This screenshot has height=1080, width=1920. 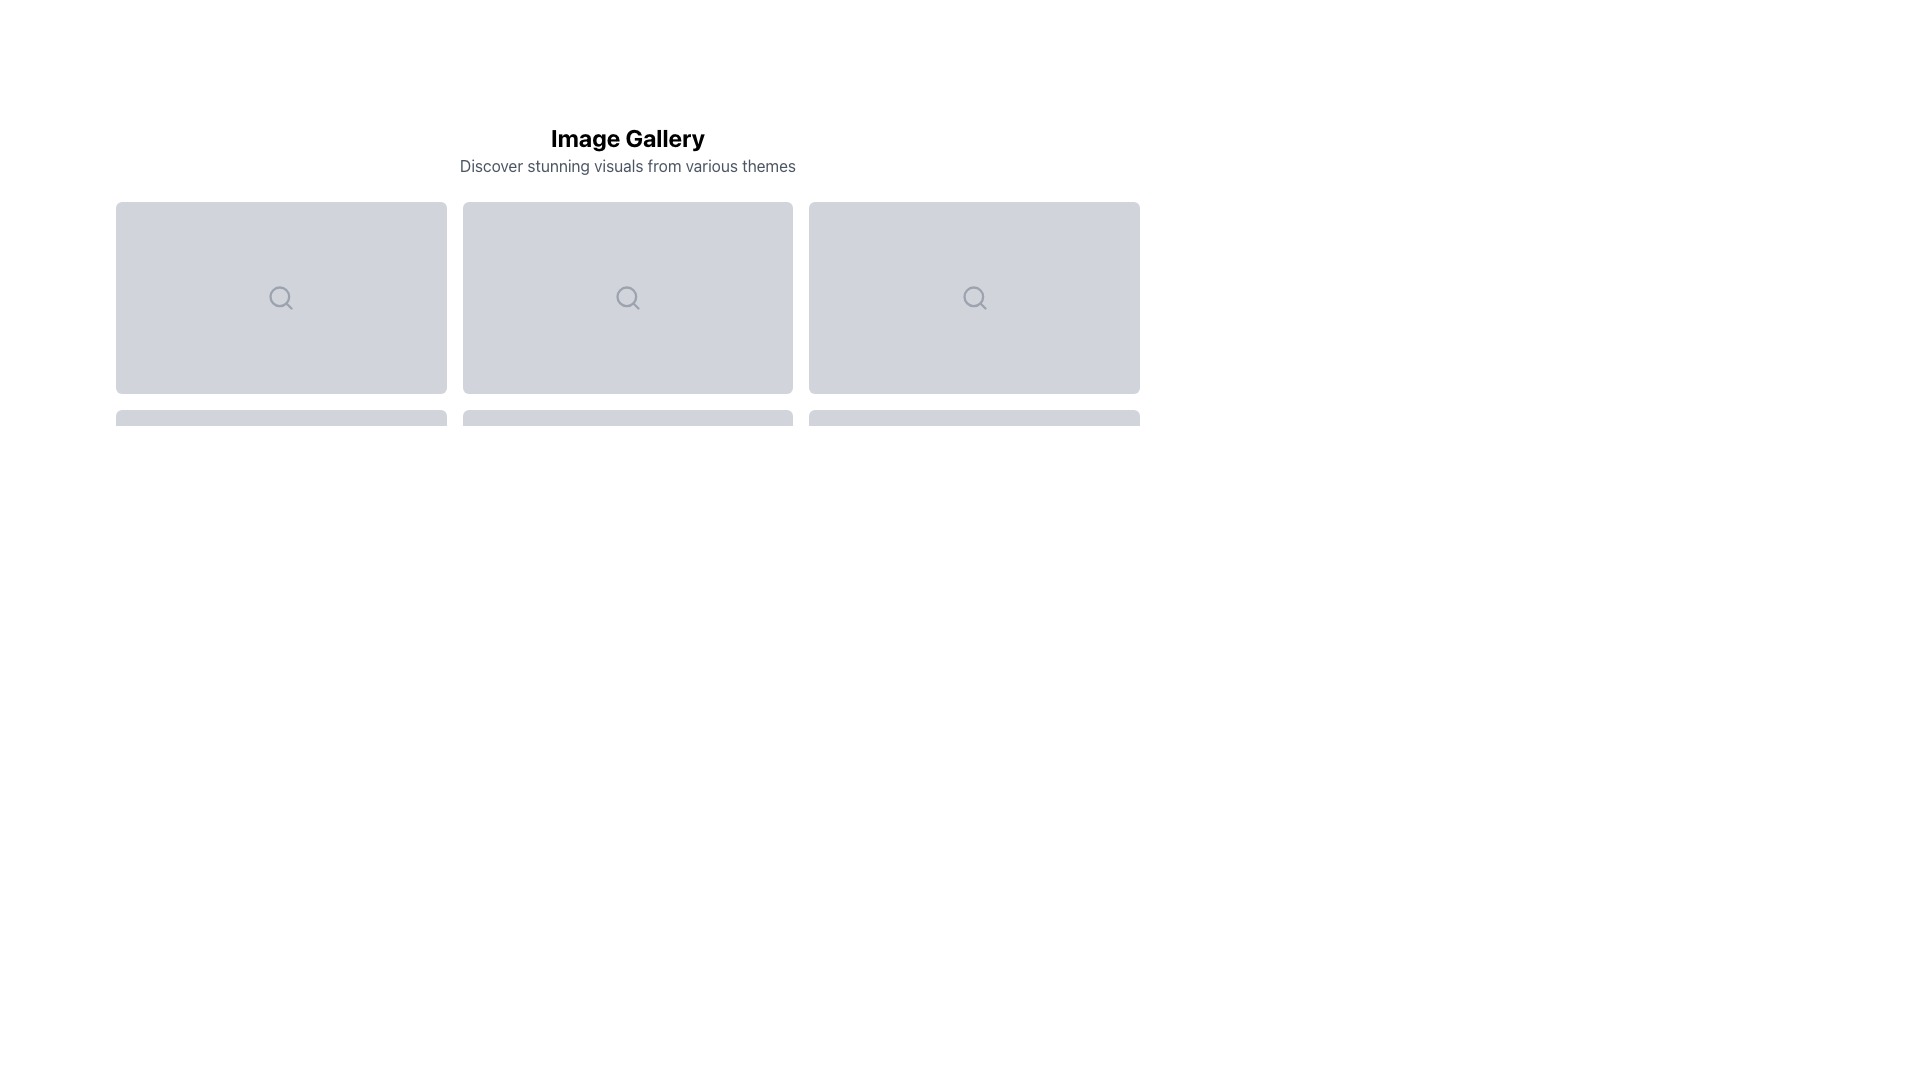 What do you see at coordinates (1103, 357) in the screenshot?
I see `the circular Interactive Button located in the bottom-right corner of the third image tile in the gallery row to observe the scaling animation` at bounding box center [1103, 357].